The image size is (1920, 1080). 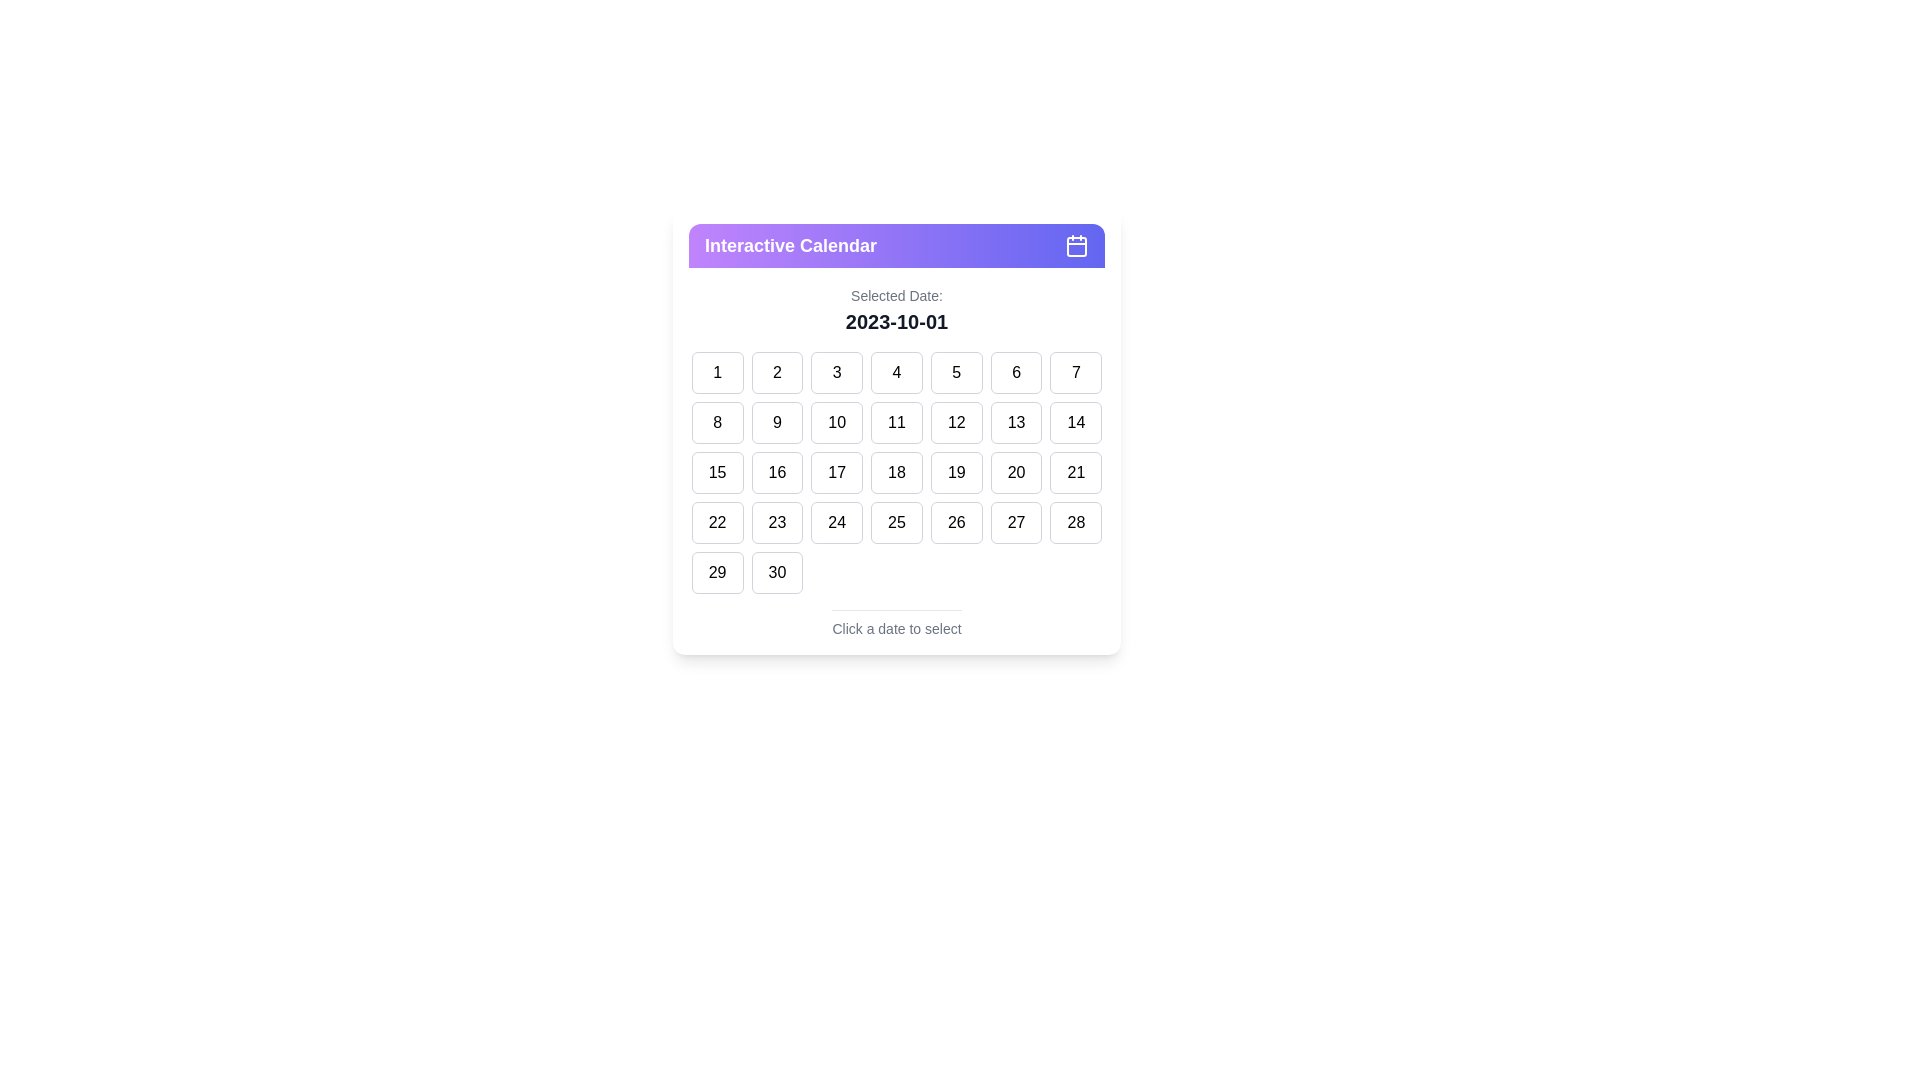 What do you see at coordinates (955, 473) in the screenshot?
I see `the clickable calendar date tile representing the date '19'` at bounding box center [955, 473].